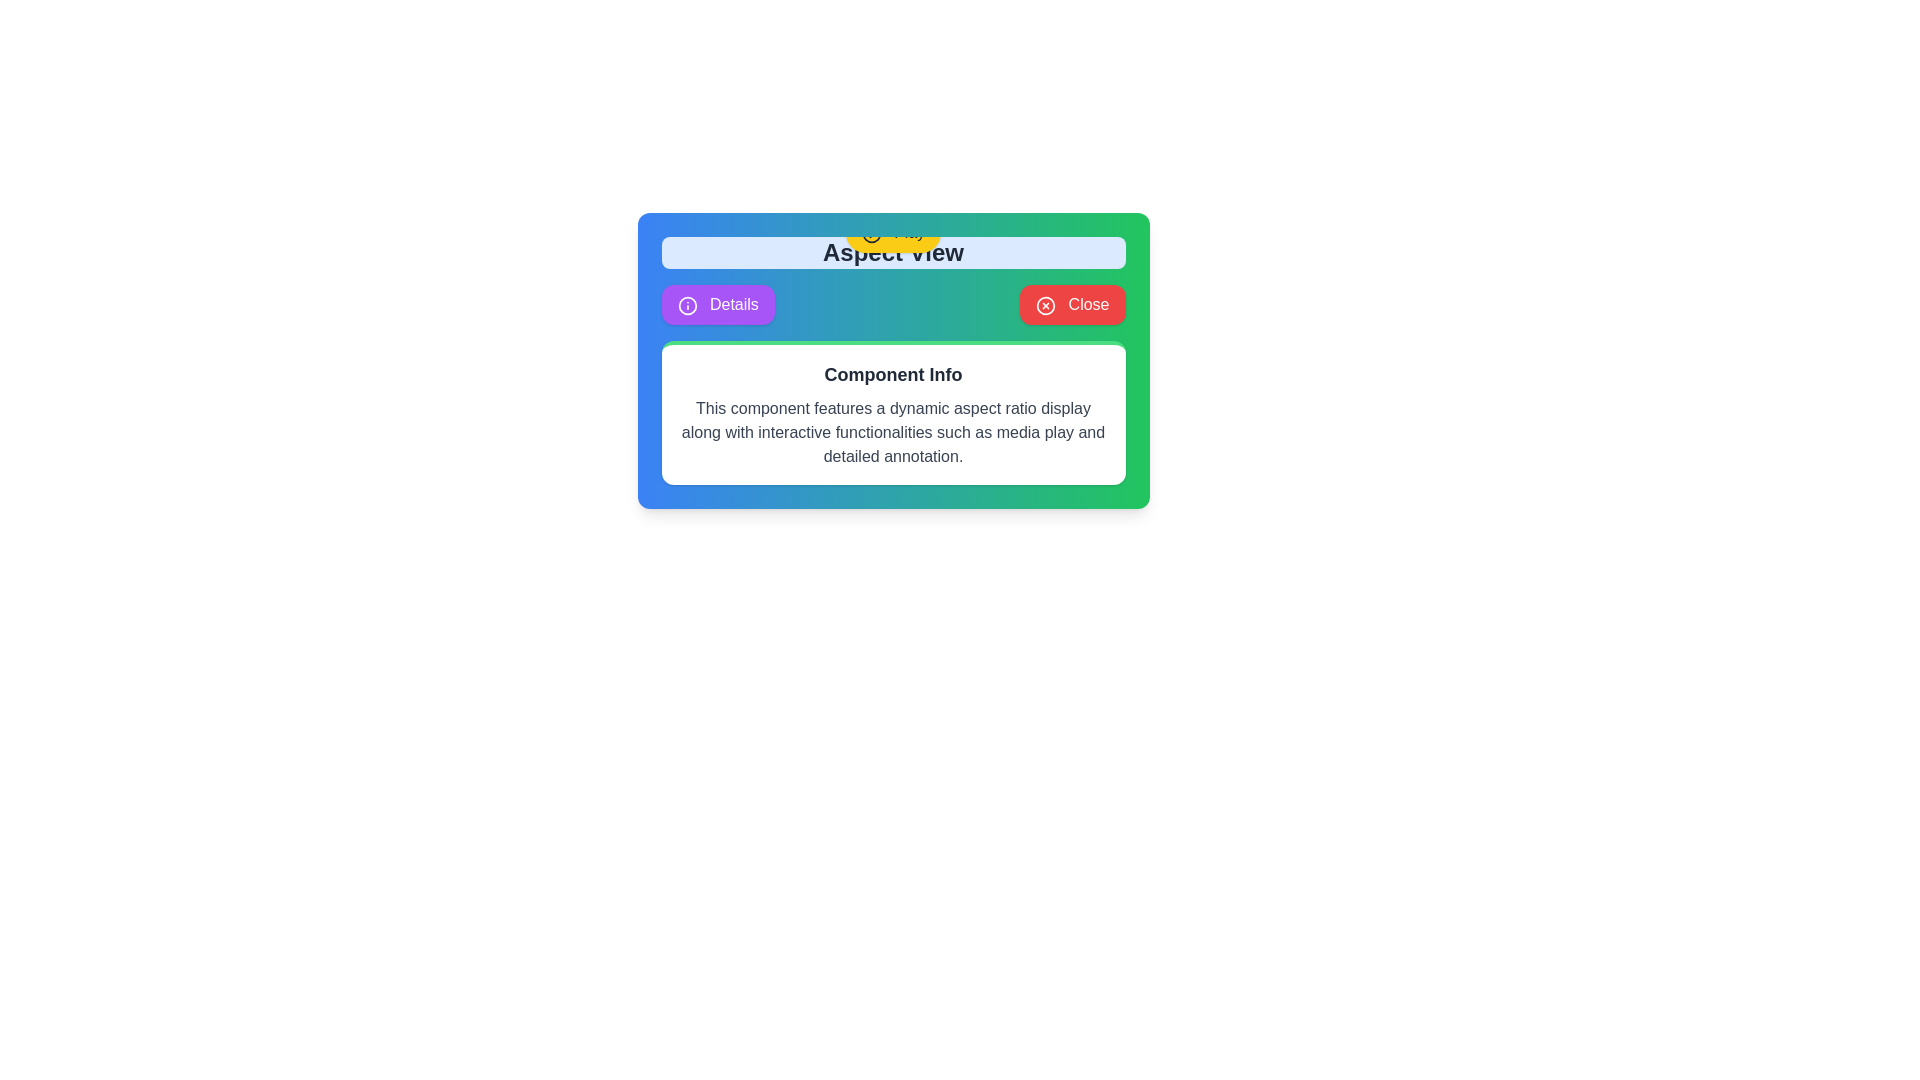 The height and width of the screenshot is (1080, 1920). Describe the element at coordinates (892, 252) in the screenshot. I see `the bold text label displaying 'Aspect View' which is centered below the 'Play' button` at that location.